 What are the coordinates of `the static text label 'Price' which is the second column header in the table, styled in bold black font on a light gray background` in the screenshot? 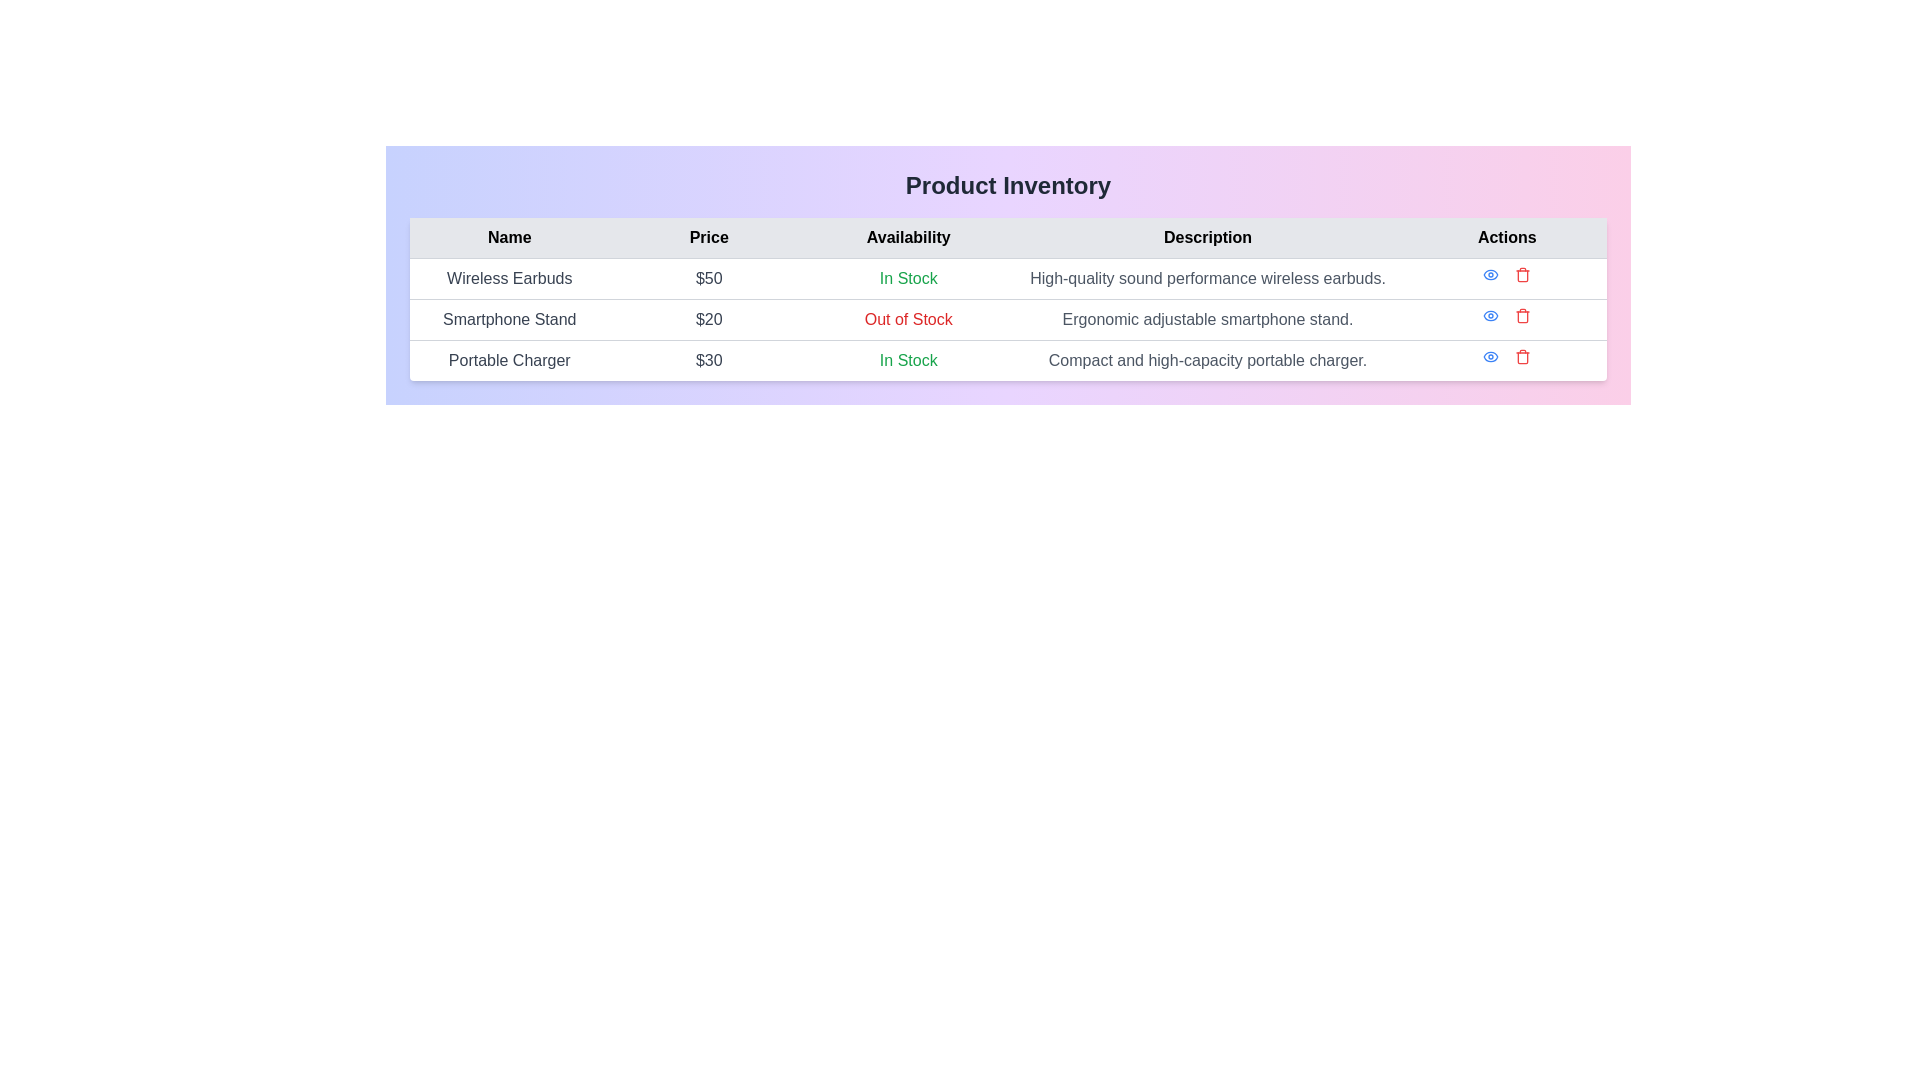 It's located at (709, 237).